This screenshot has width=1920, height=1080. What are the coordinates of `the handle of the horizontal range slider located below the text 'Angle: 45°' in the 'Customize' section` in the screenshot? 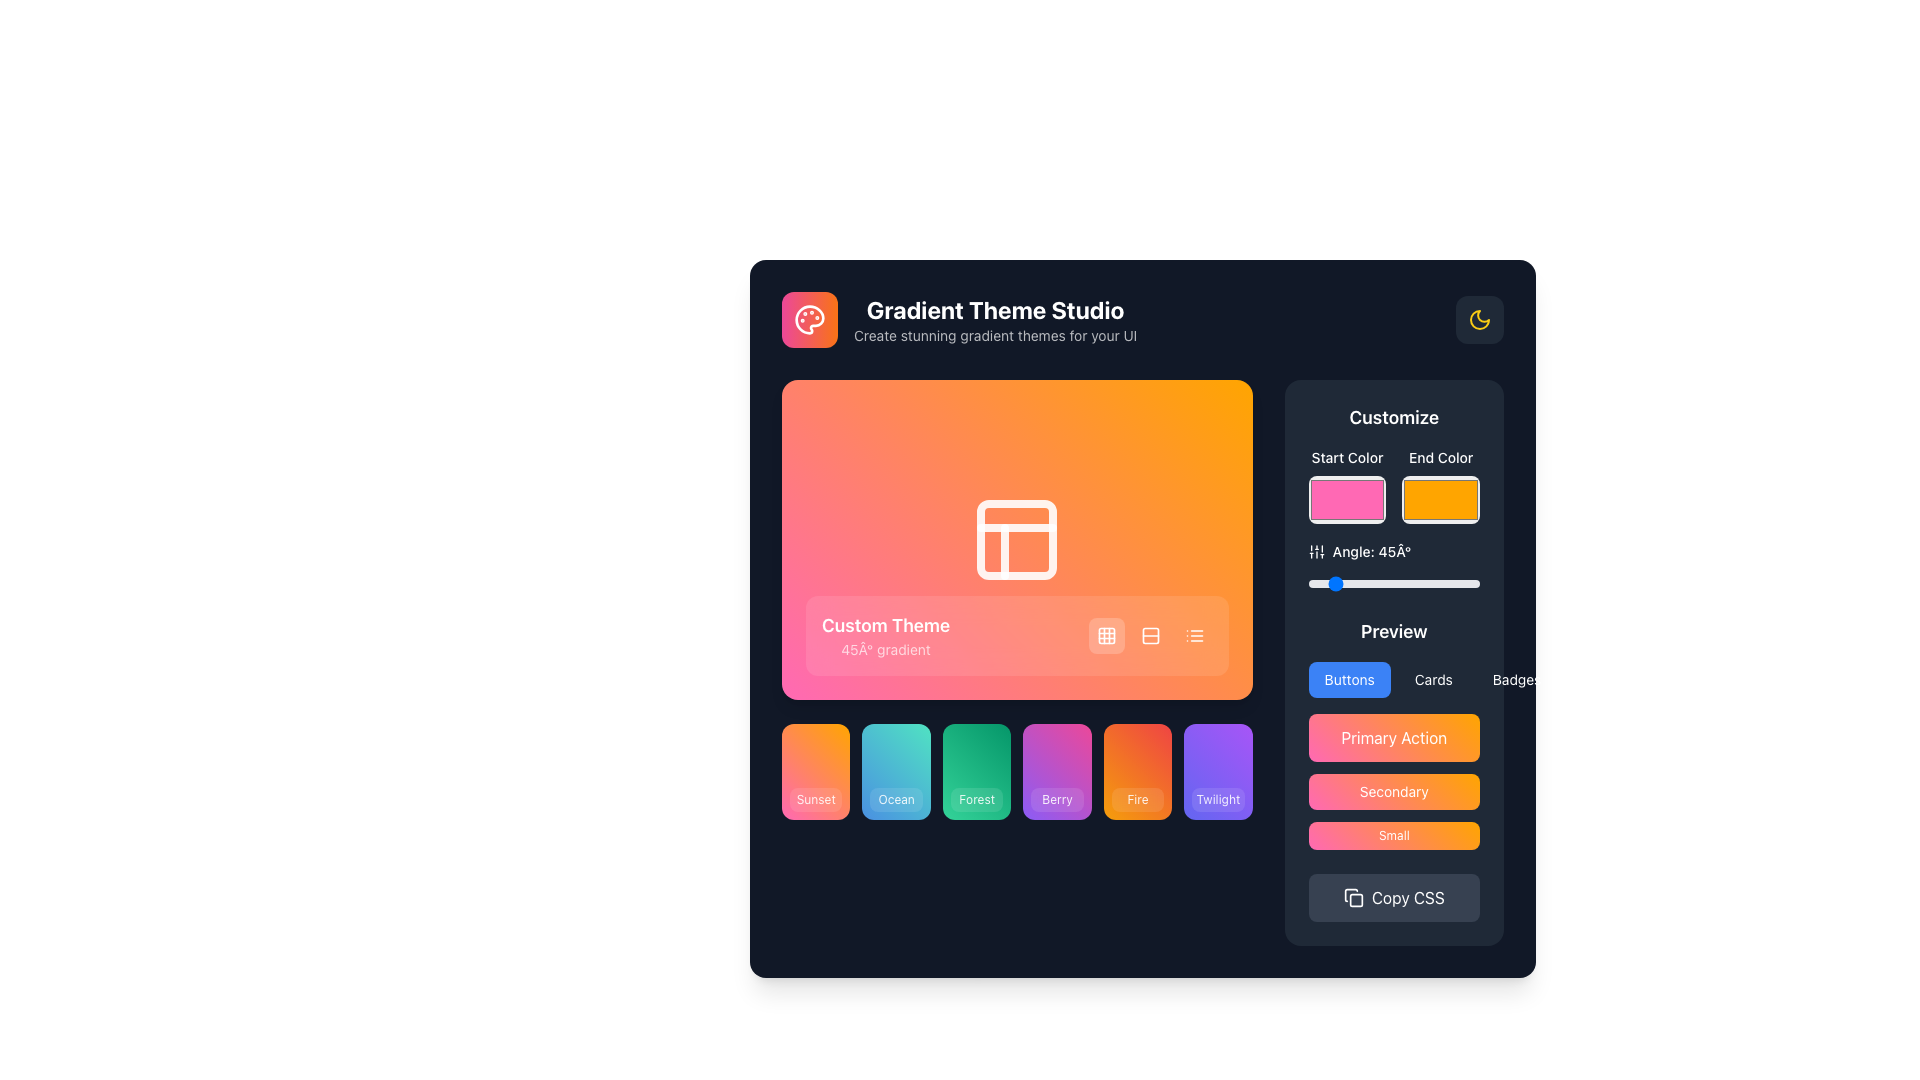 It's located at (1393, 583).